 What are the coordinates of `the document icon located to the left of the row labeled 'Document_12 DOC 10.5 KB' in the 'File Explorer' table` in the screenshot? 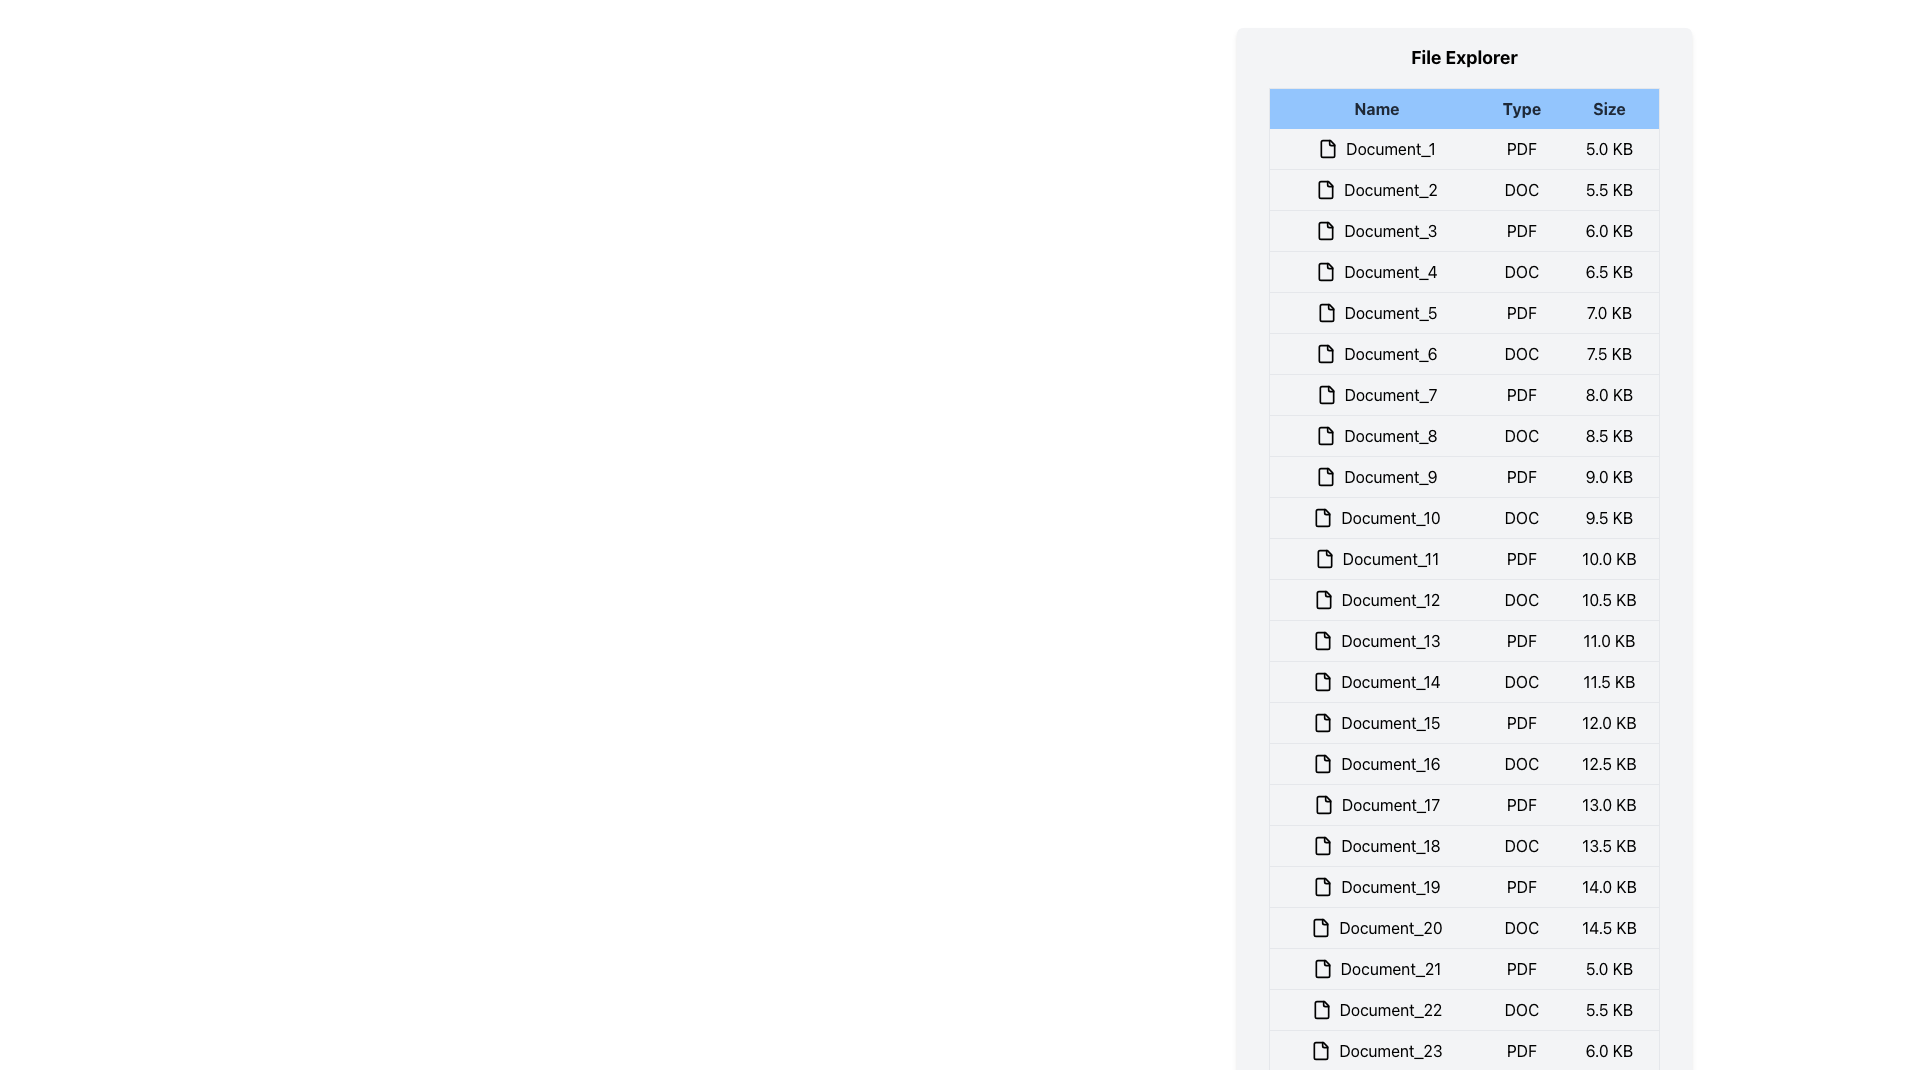 It's located at (1323, 599).